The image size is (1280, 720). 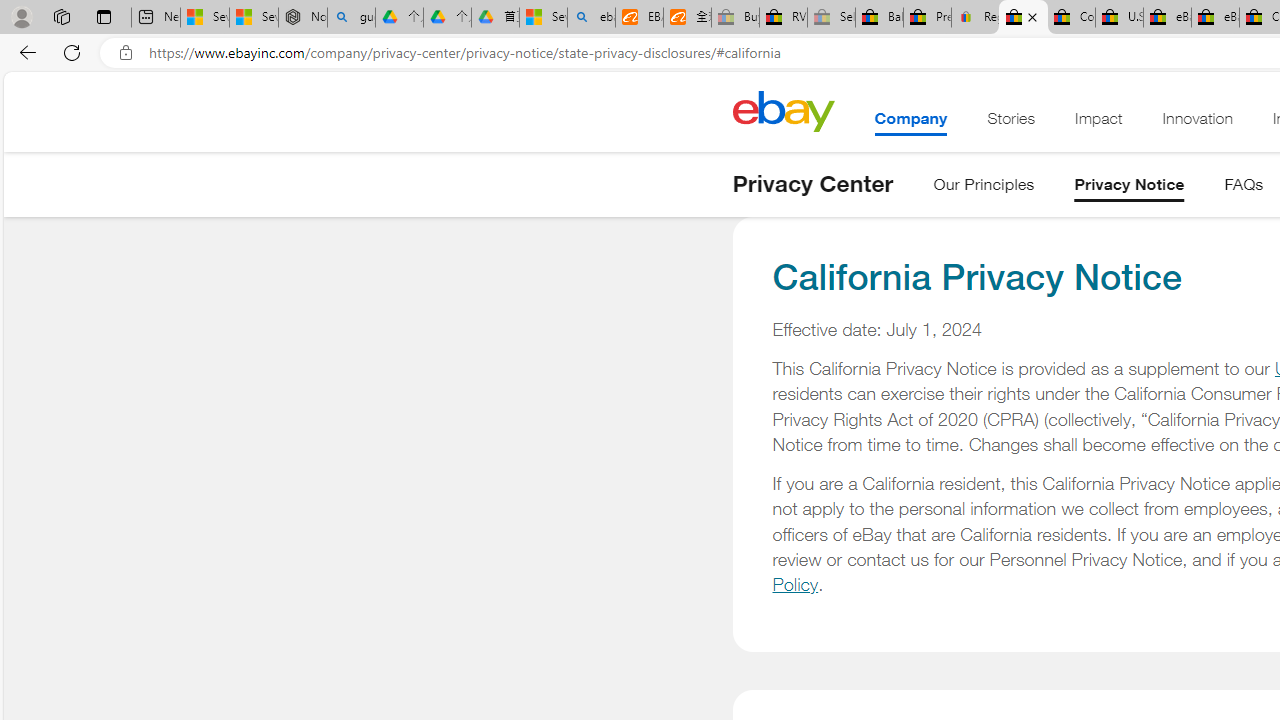 What do you see at coordinates (351, 17) in the screenshot?
I see `'guge yunpan - Search'` at bounding box center [351, 17].